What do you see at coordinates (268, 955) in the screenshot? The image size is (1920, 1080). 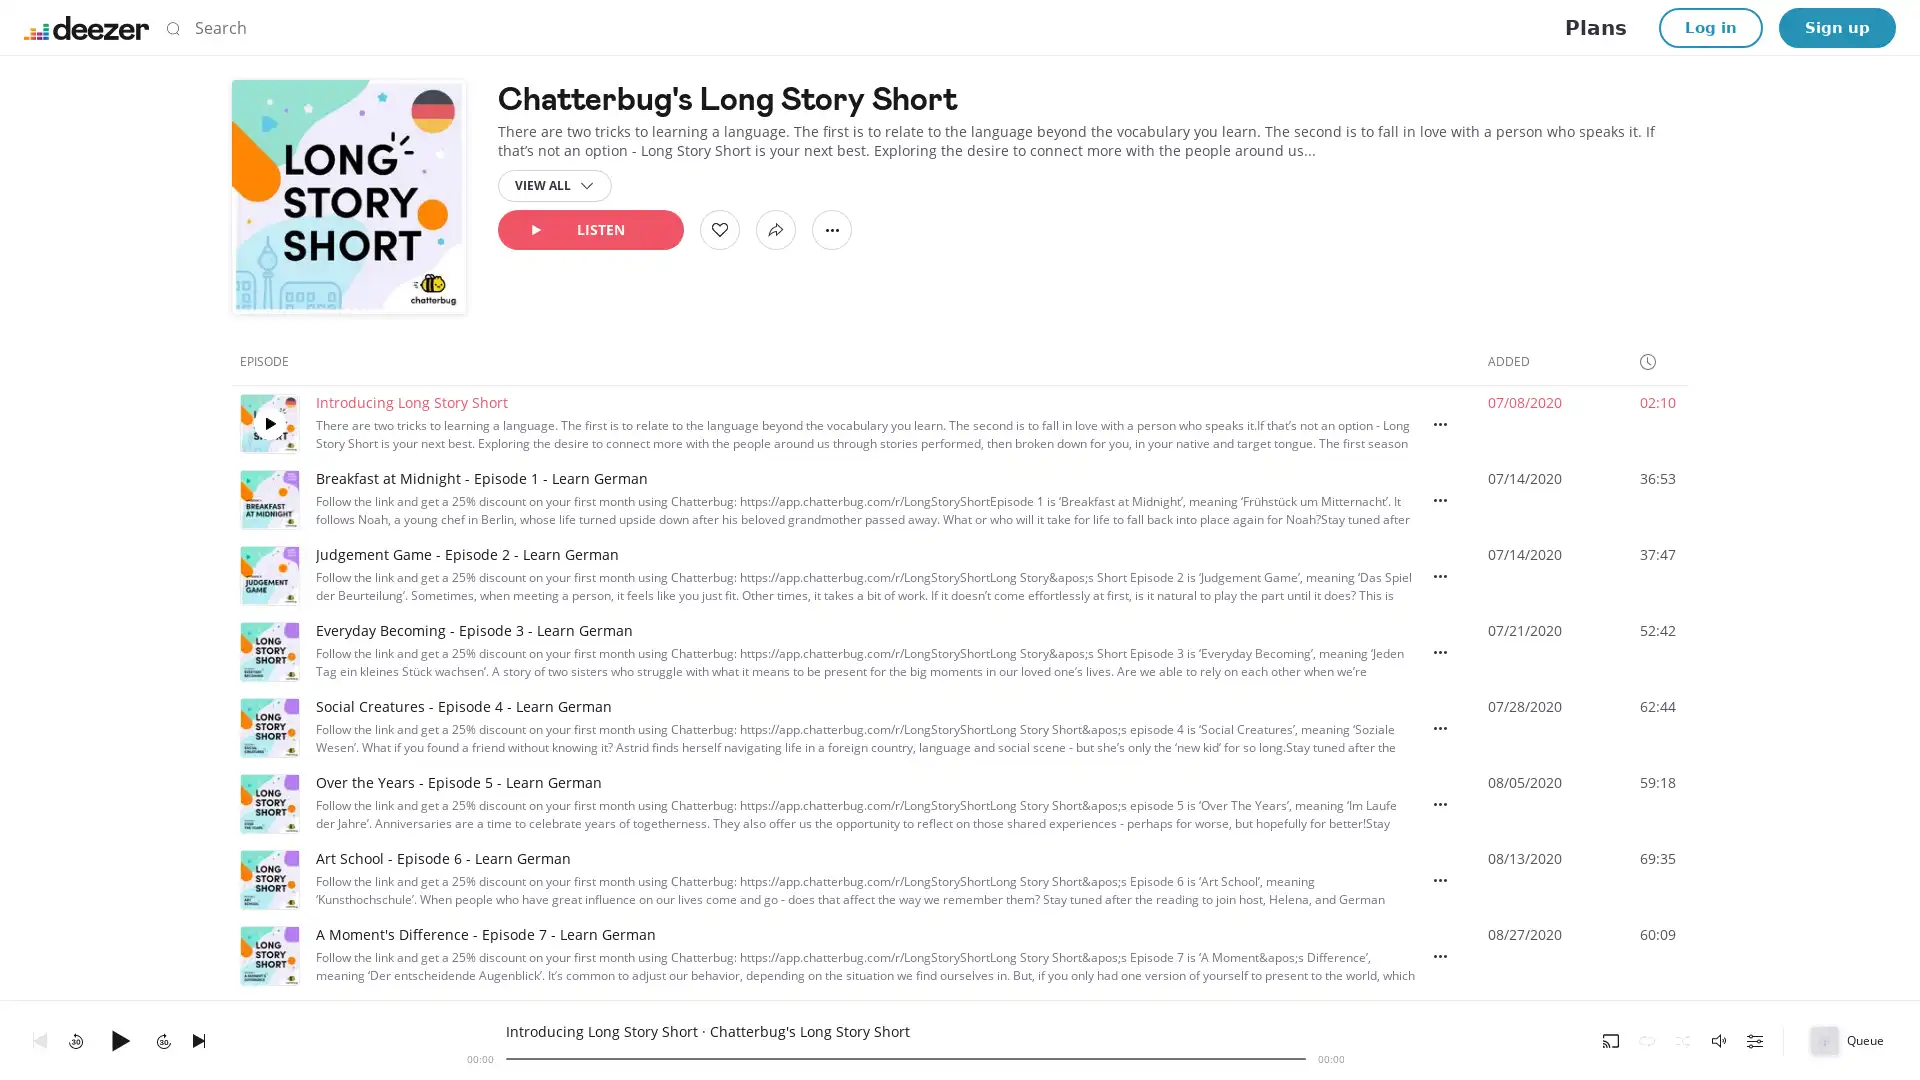 I see `Play A Moment's Difference - Episode 7 - Learn German by Chatterbug's Long Story Short` at bounding box center [268, 955].